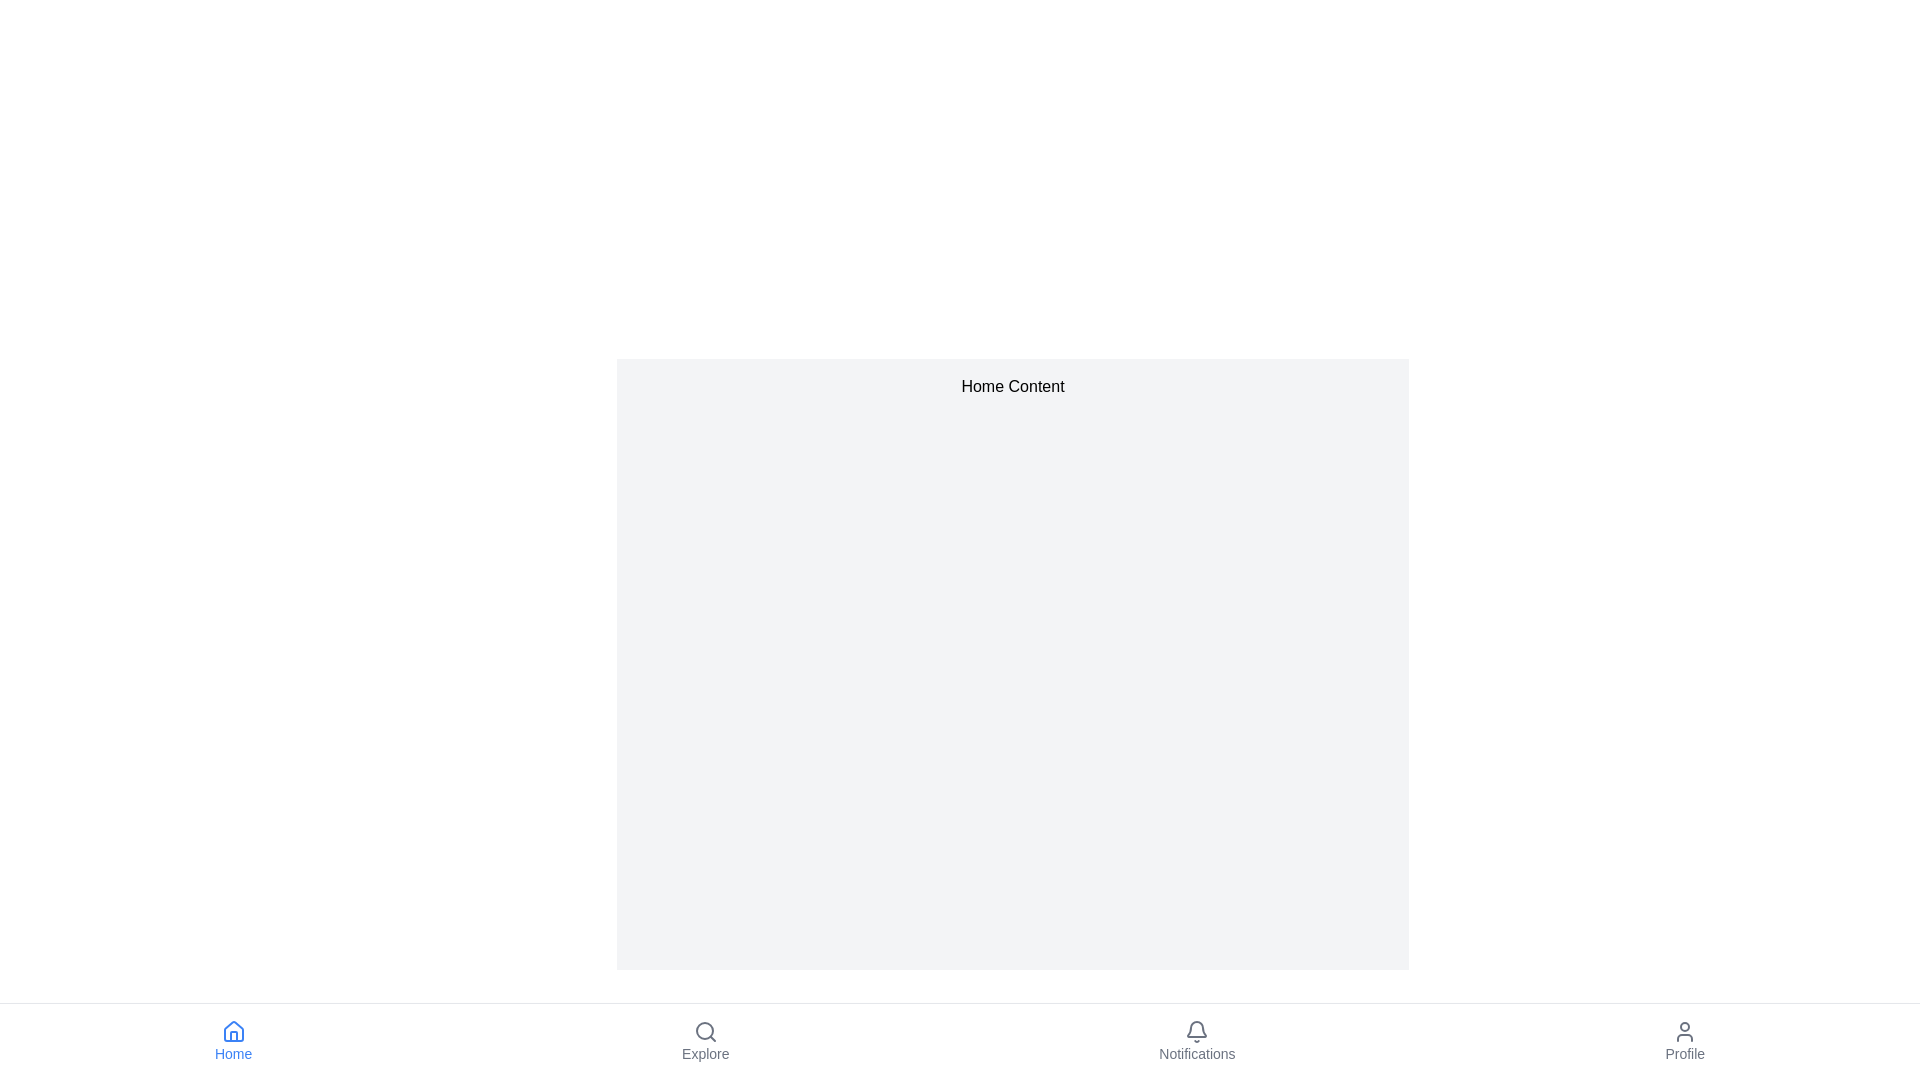  Describe the element at coordinates (705, 1032) in the screenshot. I see `the search icon in the bottom navigation bar, second from the left` at that location.